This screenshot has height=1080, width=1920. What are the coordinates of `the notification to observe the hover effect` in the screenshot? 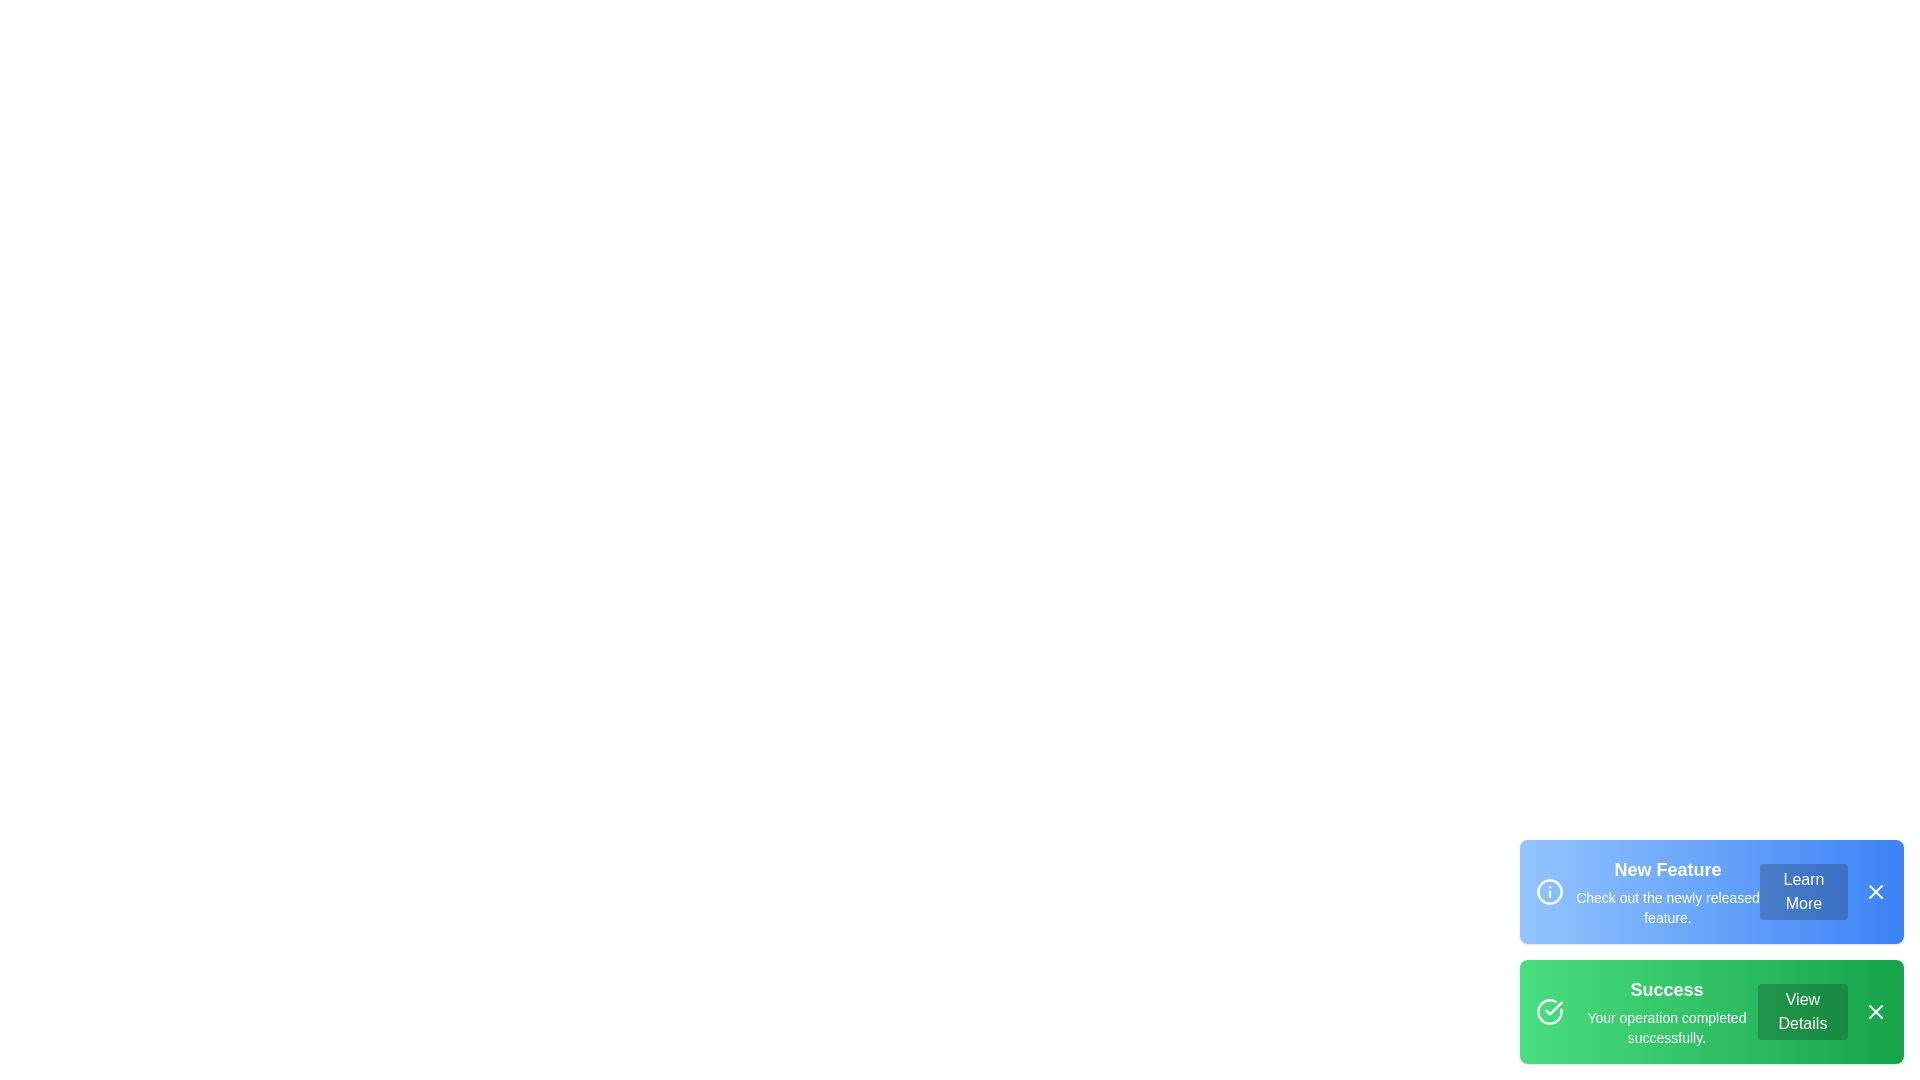 It's located at (1711, 890).